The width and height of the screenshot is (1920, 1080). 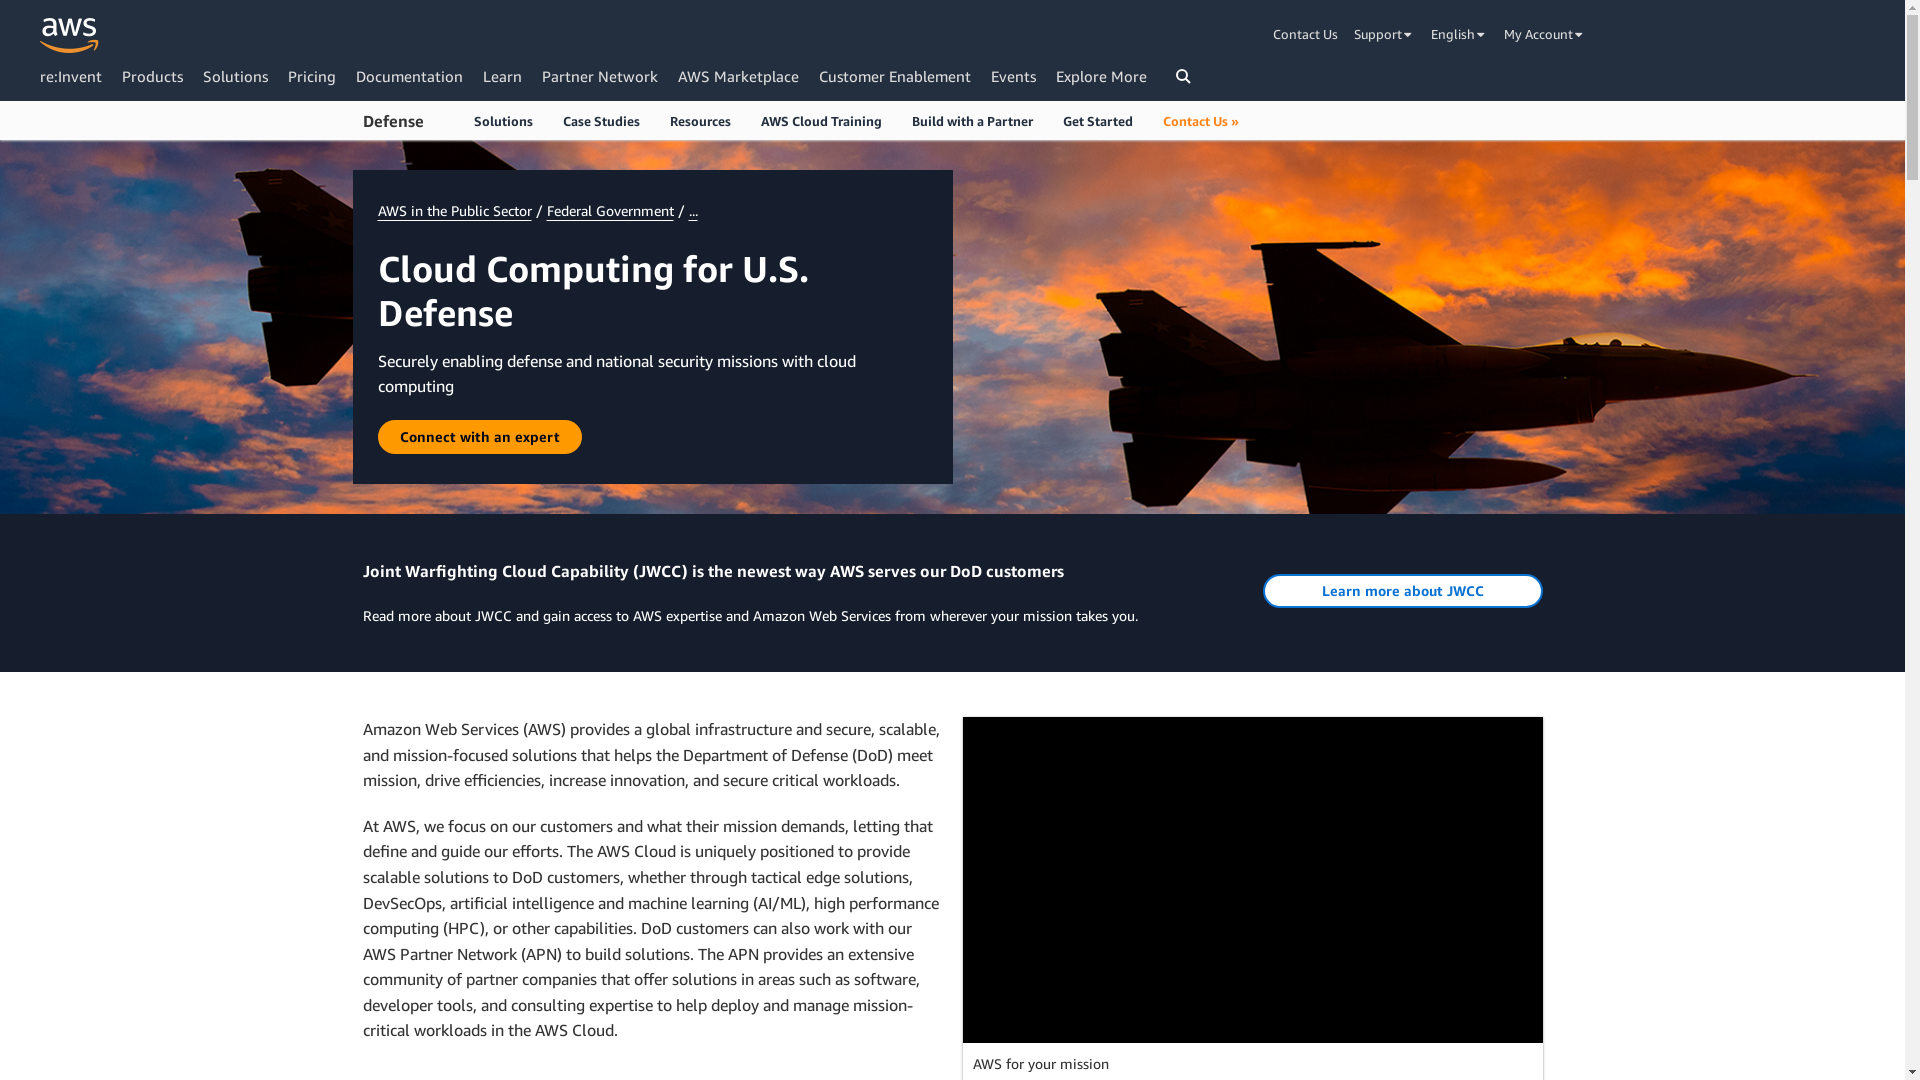 I want to click on 'Click here to return to Amazon Web Services homepage', so click(x=69, y=35).